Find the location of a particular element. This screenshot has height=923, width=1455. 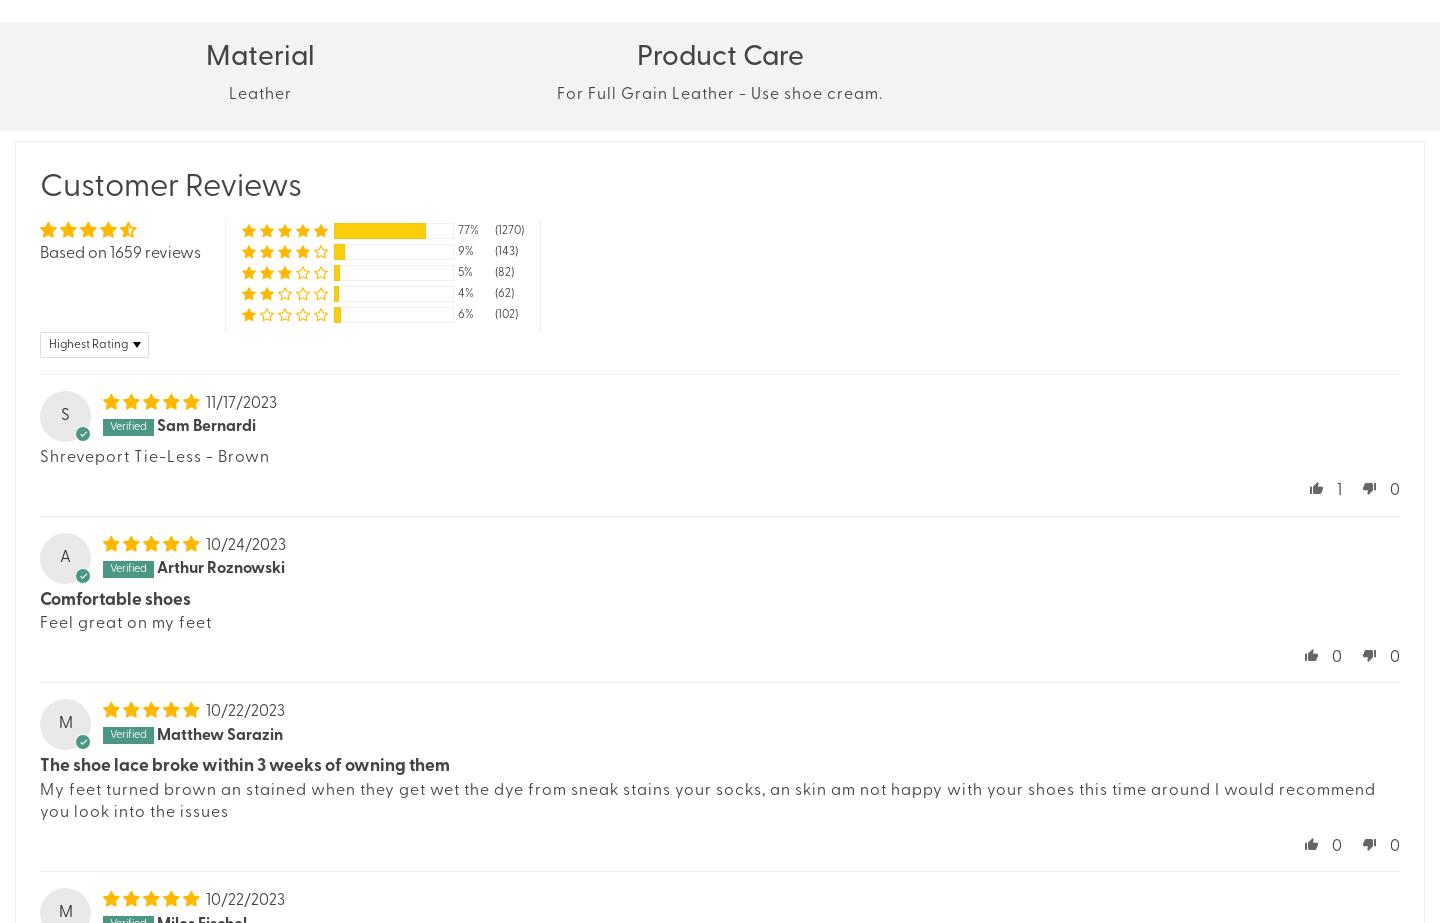

'For Full Grain Leather - Use shoe cream.' is located at coordinates (719, 93).